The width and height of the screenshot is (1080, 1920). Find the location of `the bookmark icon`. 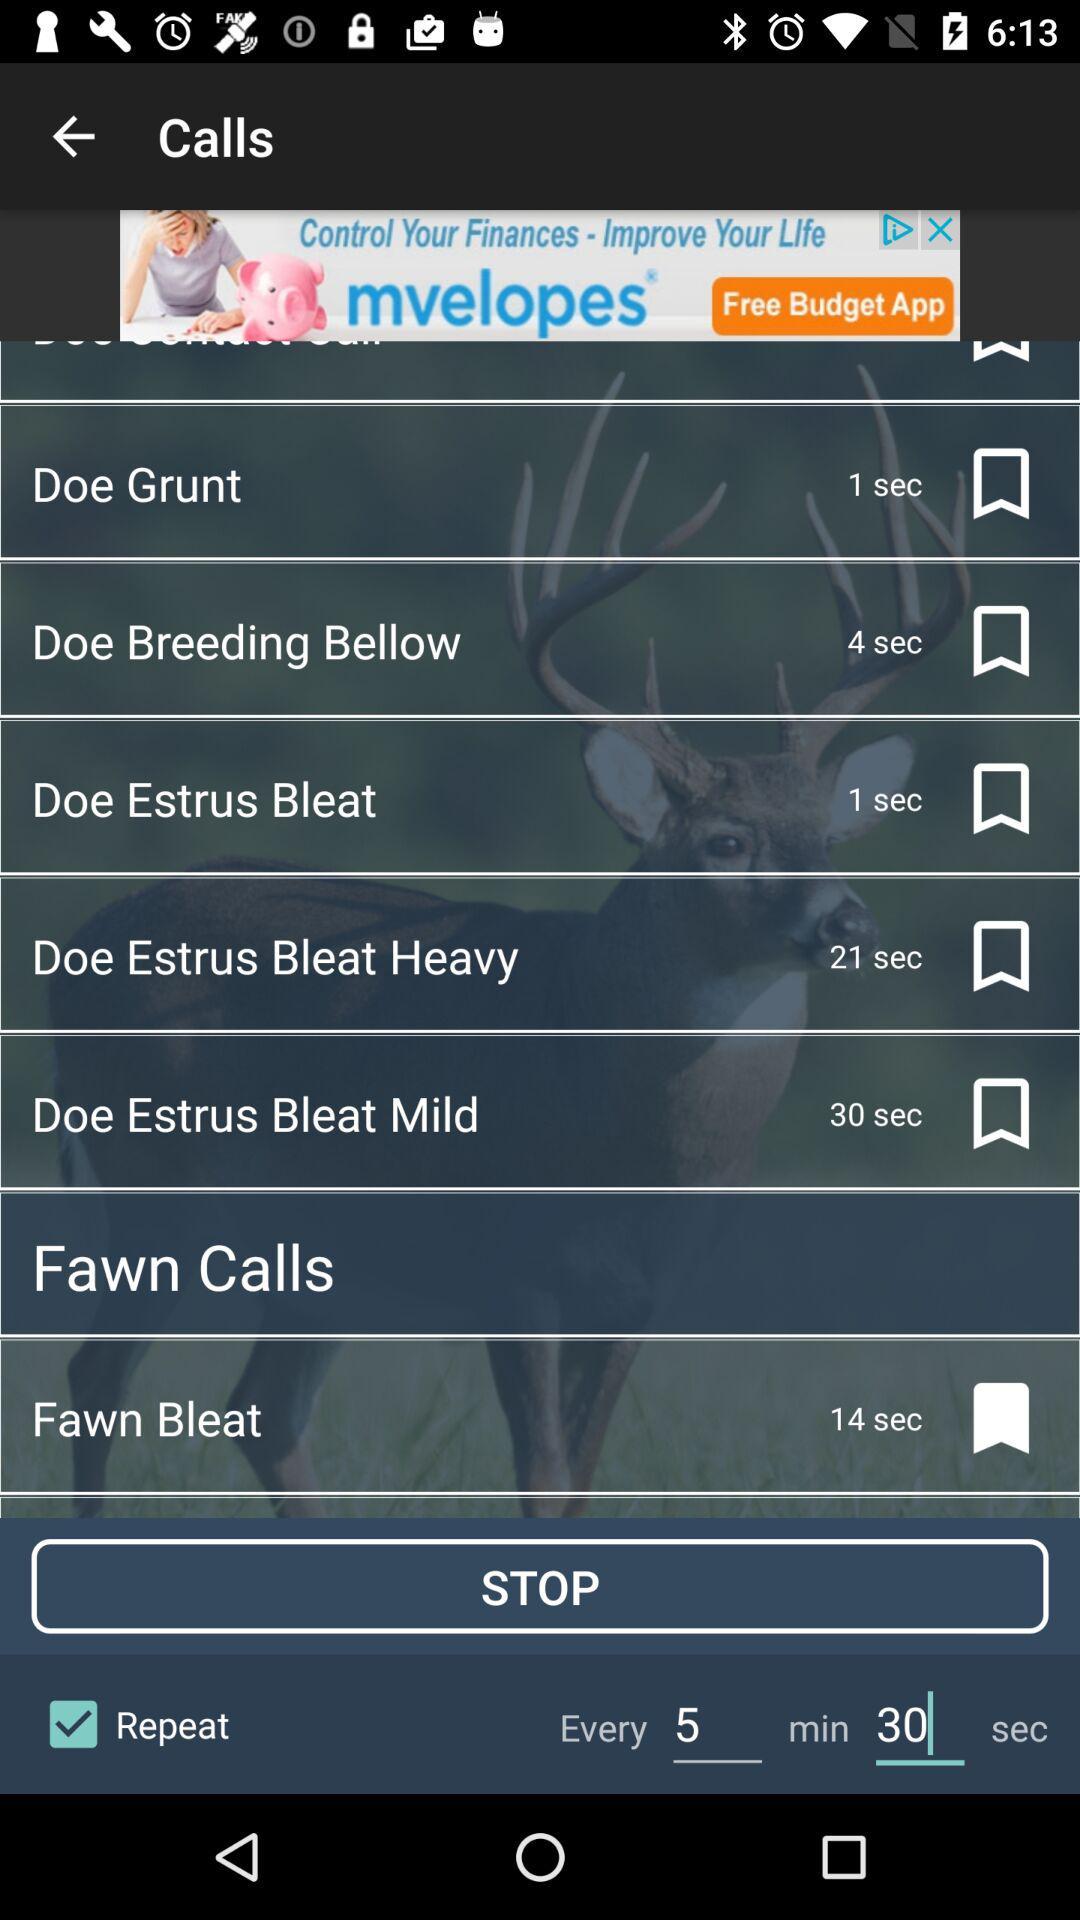

the bookmark icon is located at coordinates (984, 797).